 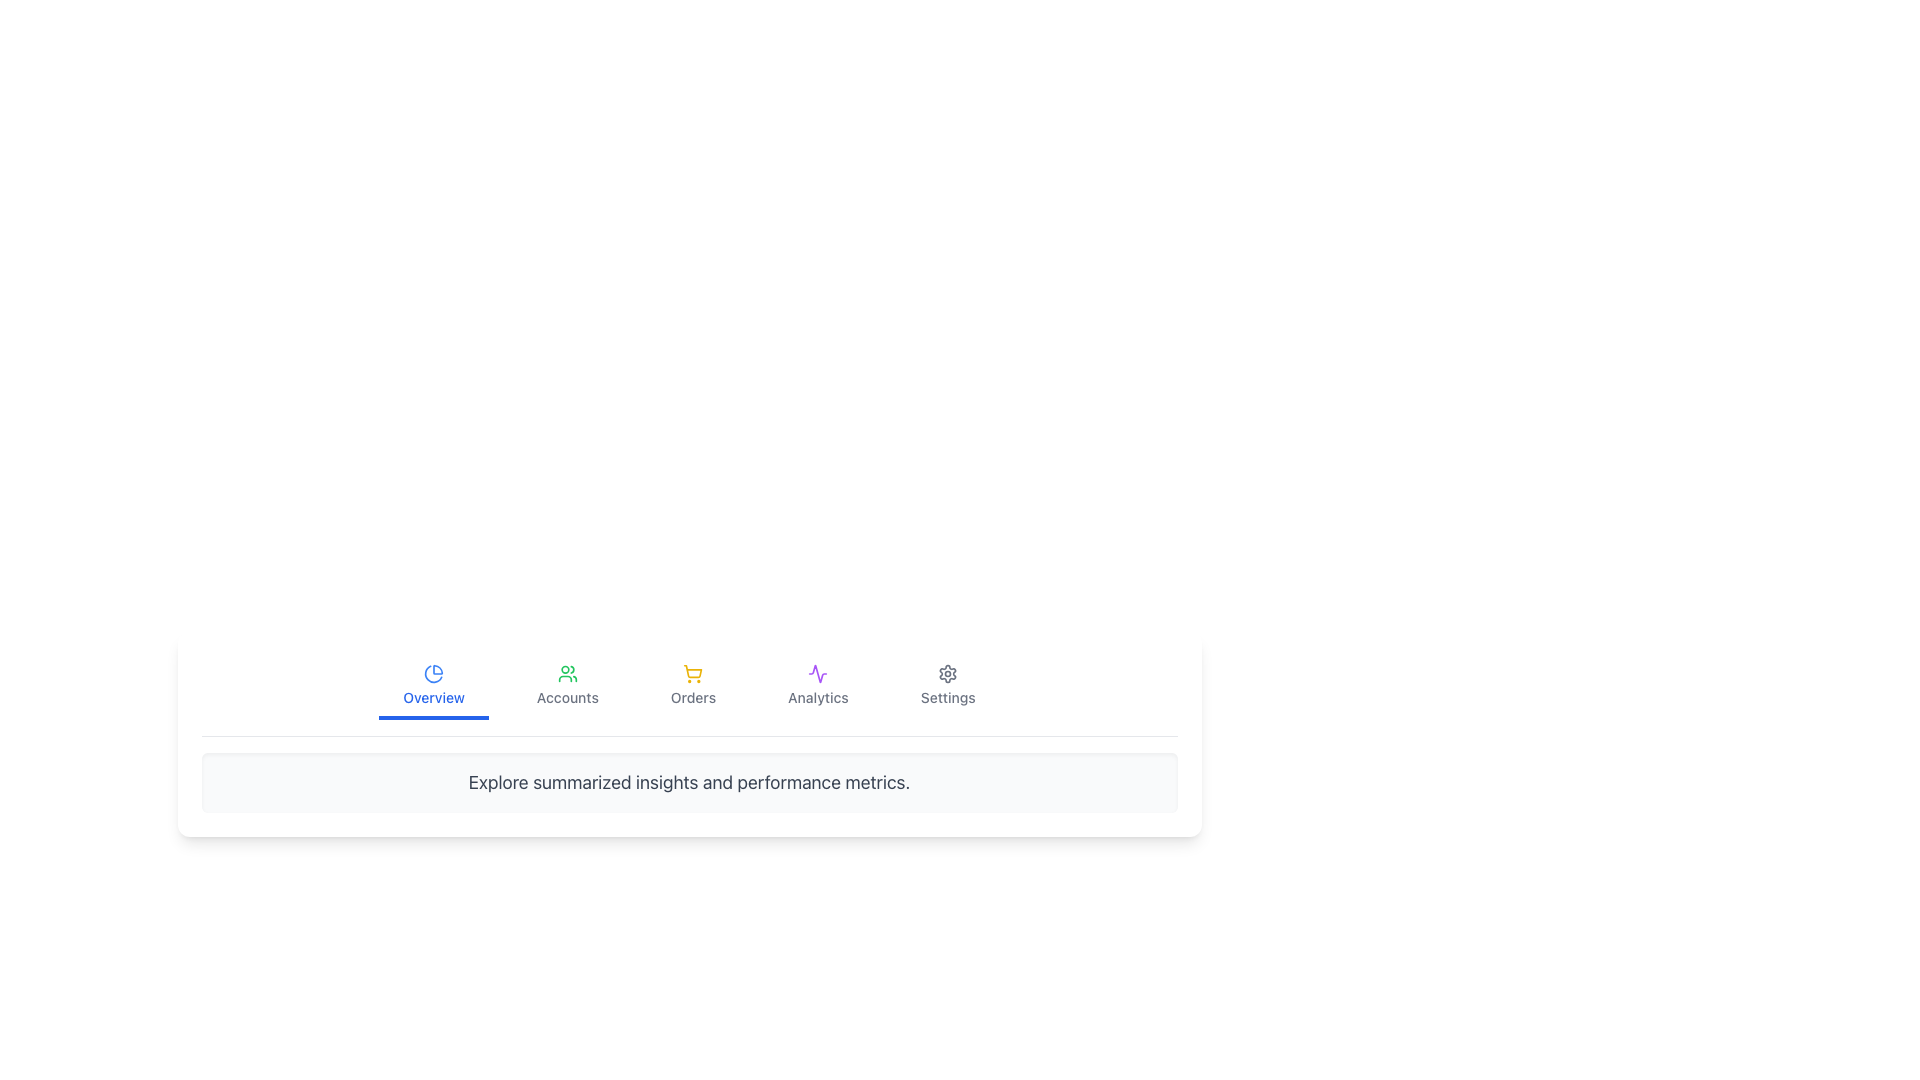 I want to click on the small purple vector graphic icon located in the bottom navigation bar, which is the fourth item from the left between the 'Orders' and 'Settings' icons, so click(x=818, y=674).